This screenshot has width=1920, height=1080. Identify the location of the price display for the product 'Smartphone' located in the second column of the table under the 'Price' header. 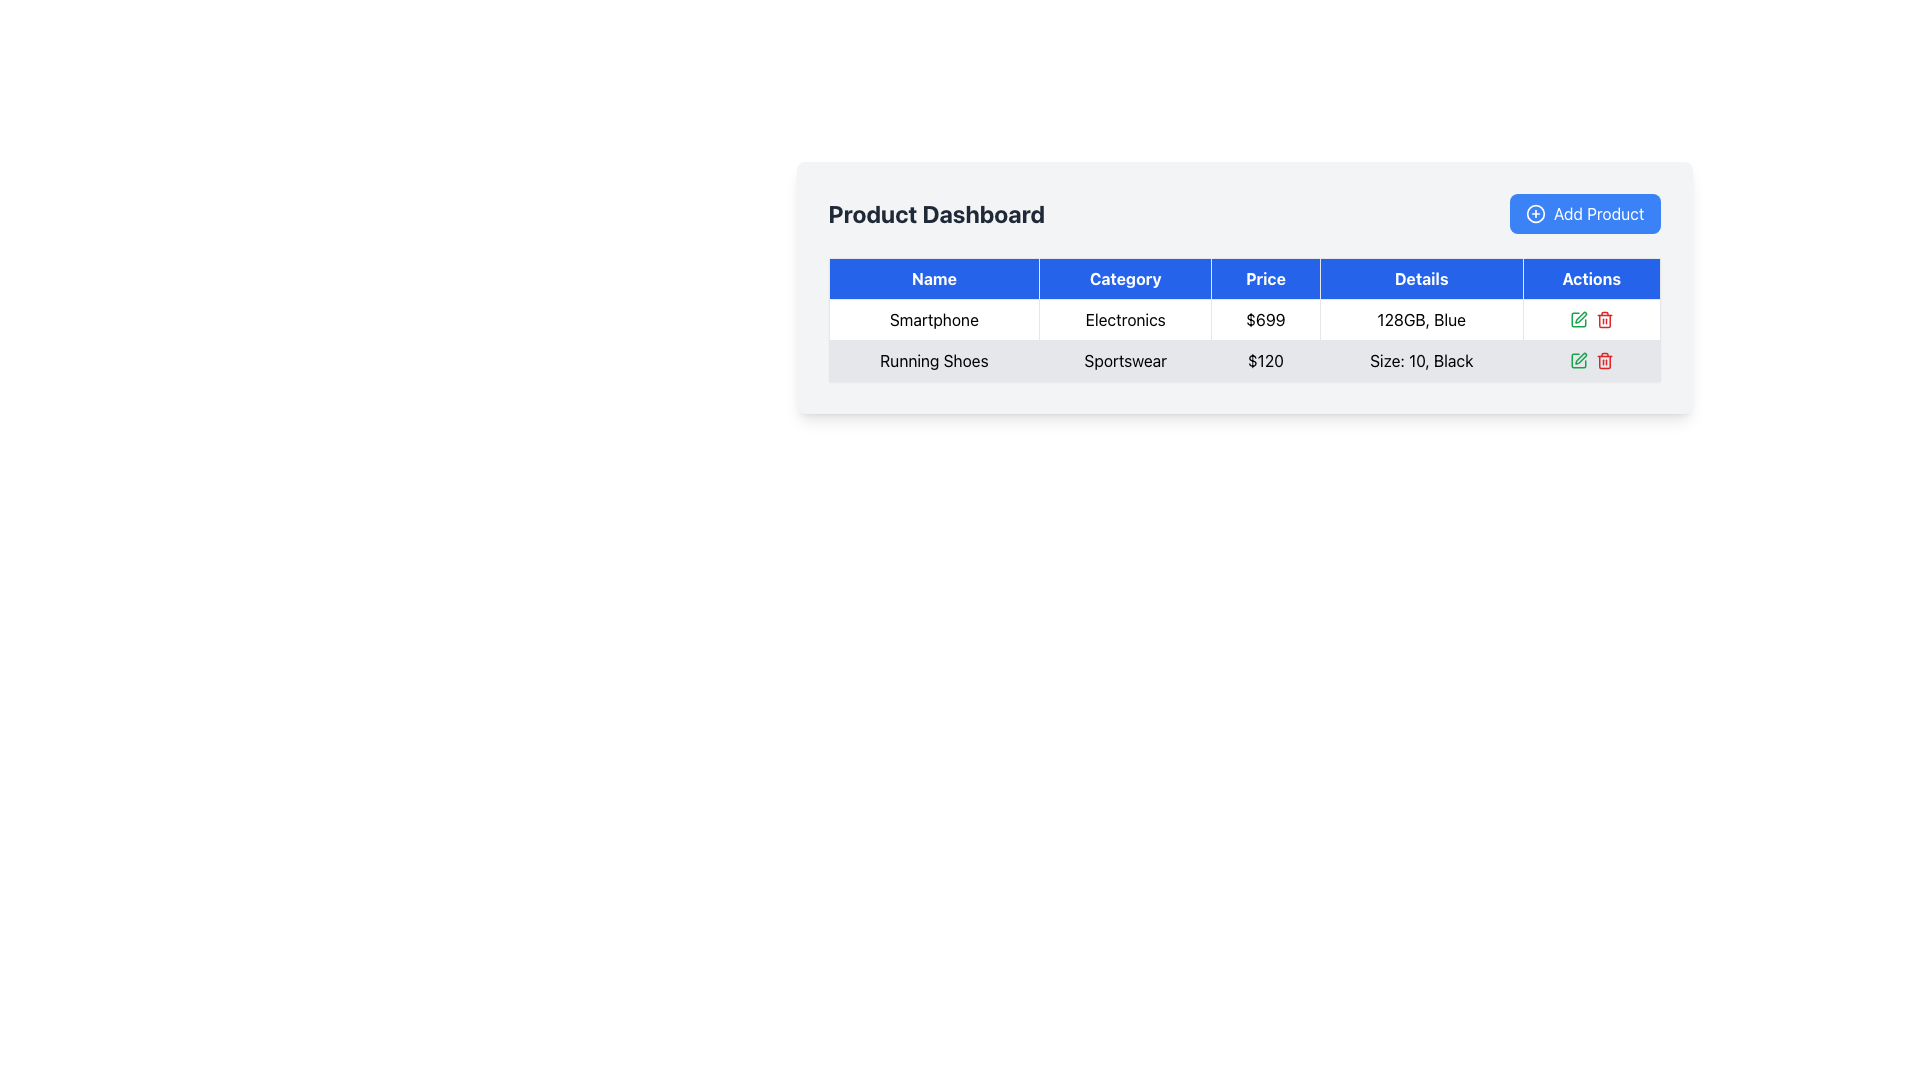
(1243, 319).